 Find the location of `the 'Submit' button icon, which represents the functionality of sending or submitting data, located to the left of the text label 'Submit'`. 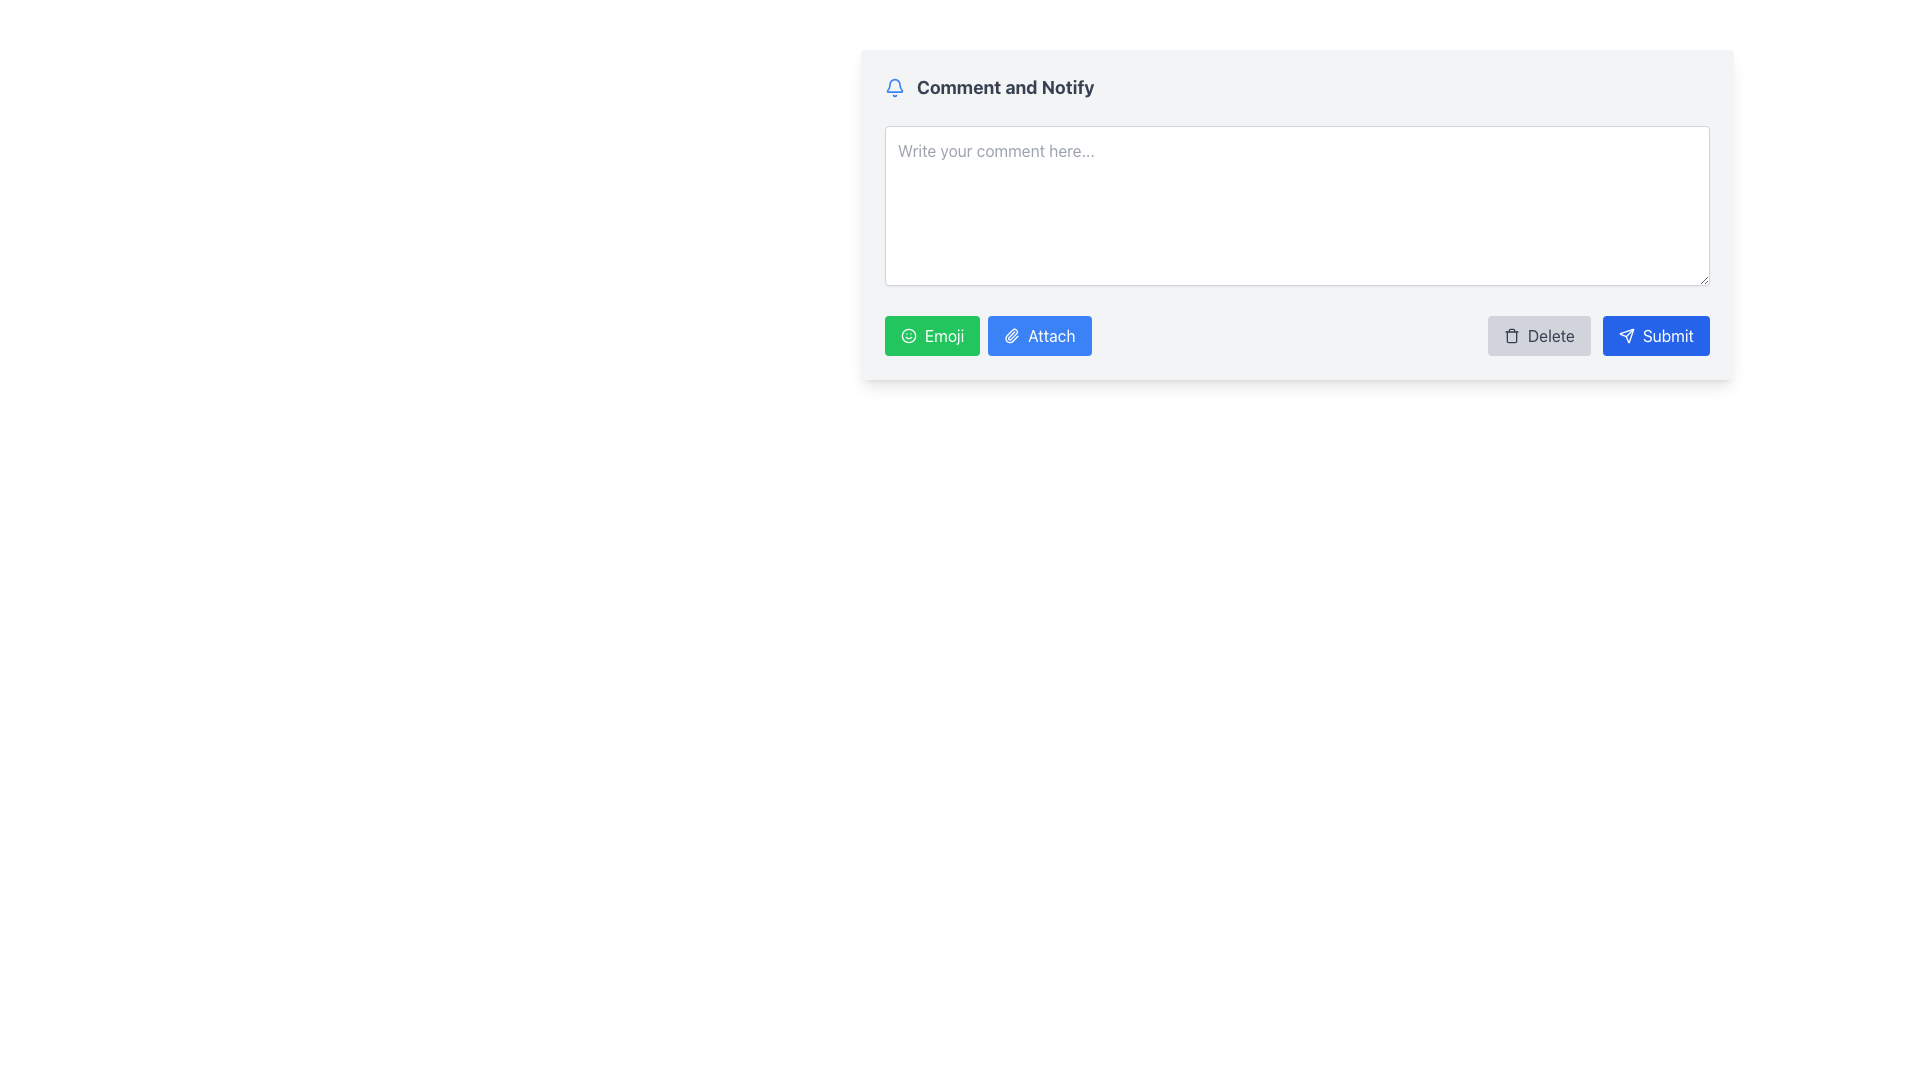

the 'Submit' button icon, which represents the functionality of sending or submitting data, located to the left of the text label 'Submit' is located at coordinates (1626, 334).